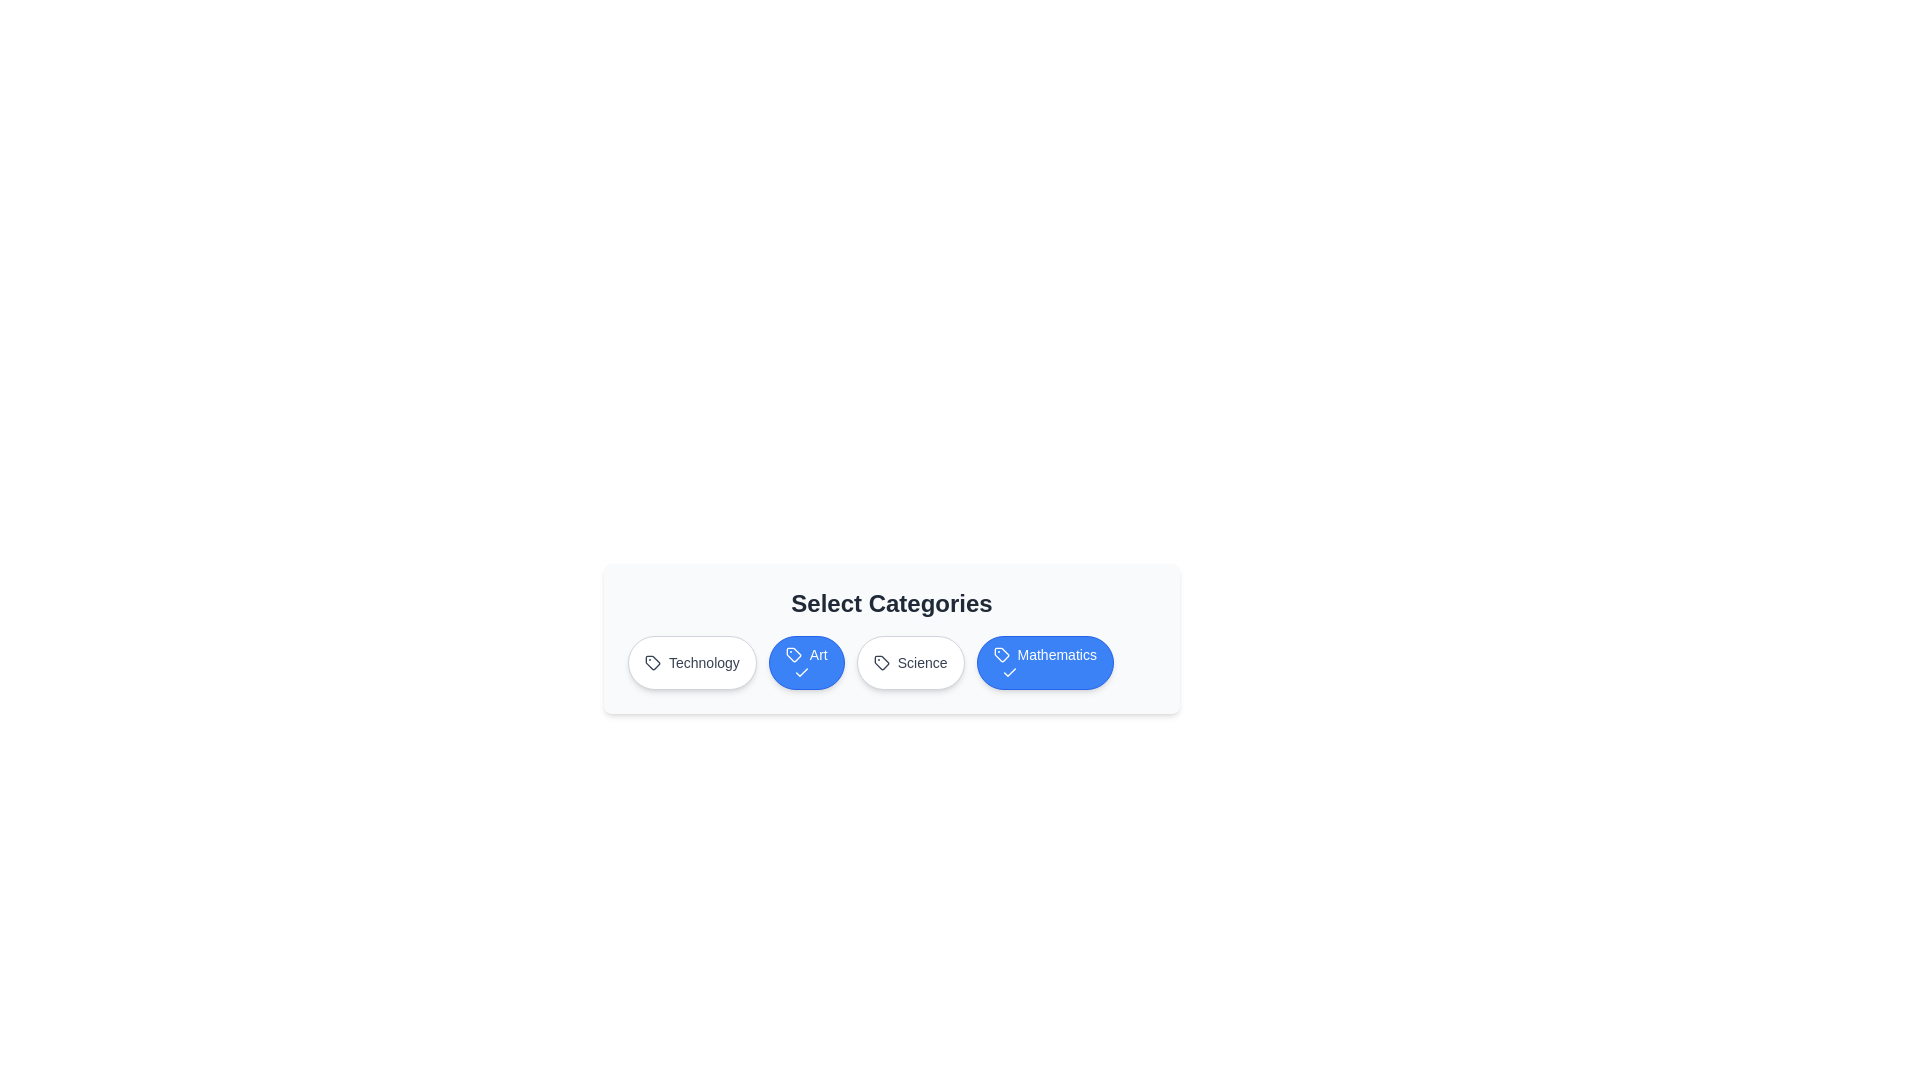 This screenshot has height=1080, width=1920. Describe the element at coordinates (691, 663) in the screenshot. I see `the Technology button` at that location.